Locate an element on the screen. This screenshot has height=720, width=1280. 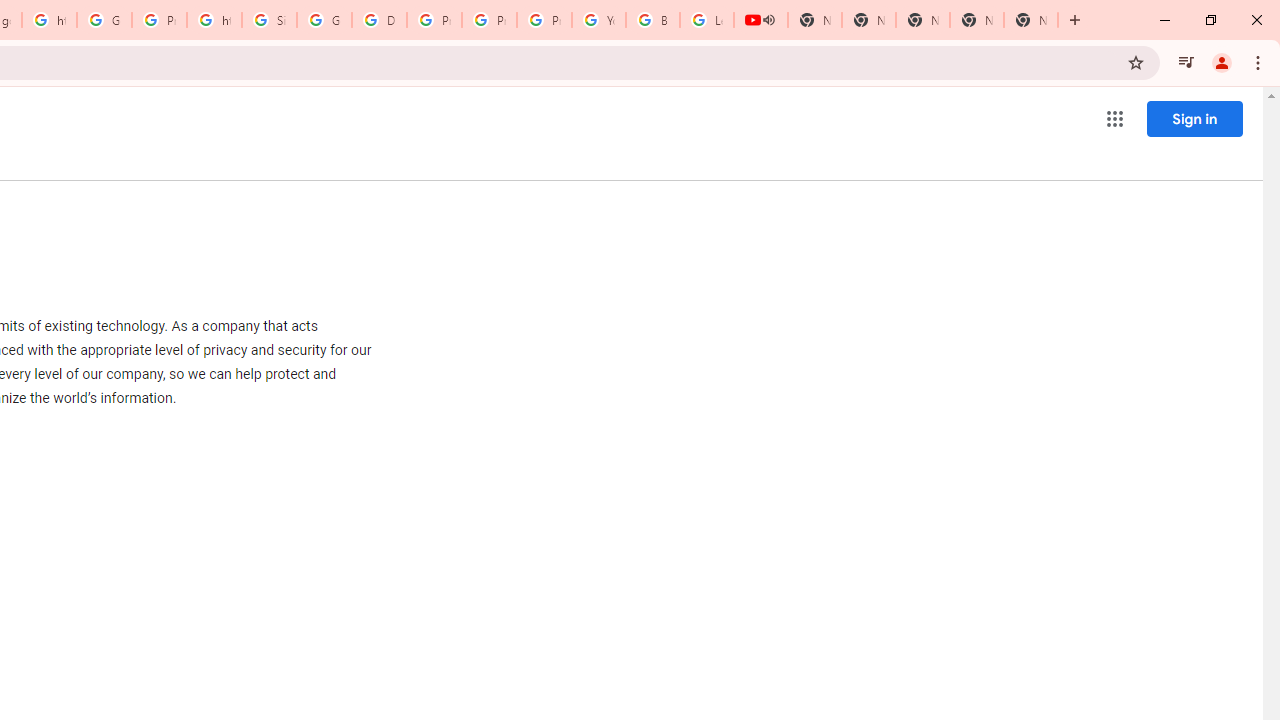
'YouTube' is located at coordinates (598, 20).